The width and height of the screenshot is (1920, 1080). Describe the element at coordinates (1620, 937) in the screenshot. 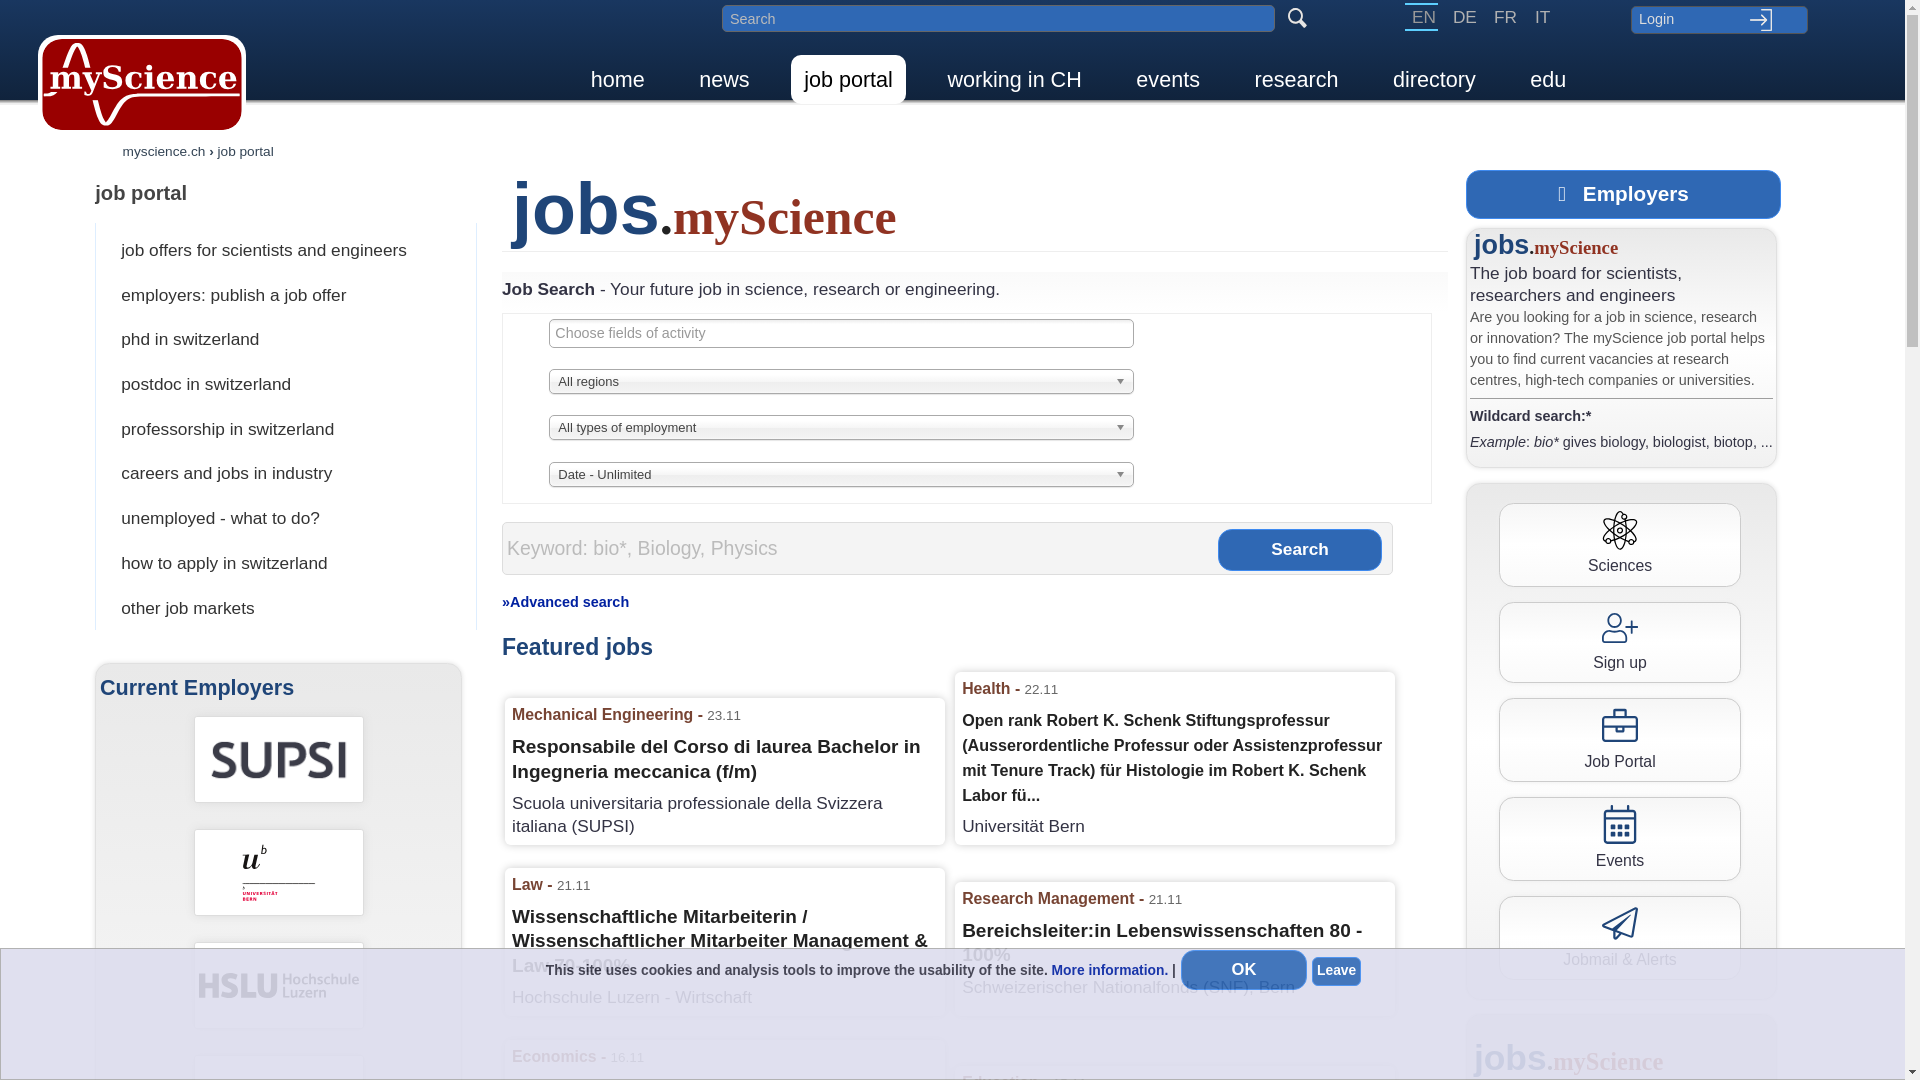

I see `'Jobmail & Alerts'` at that location.